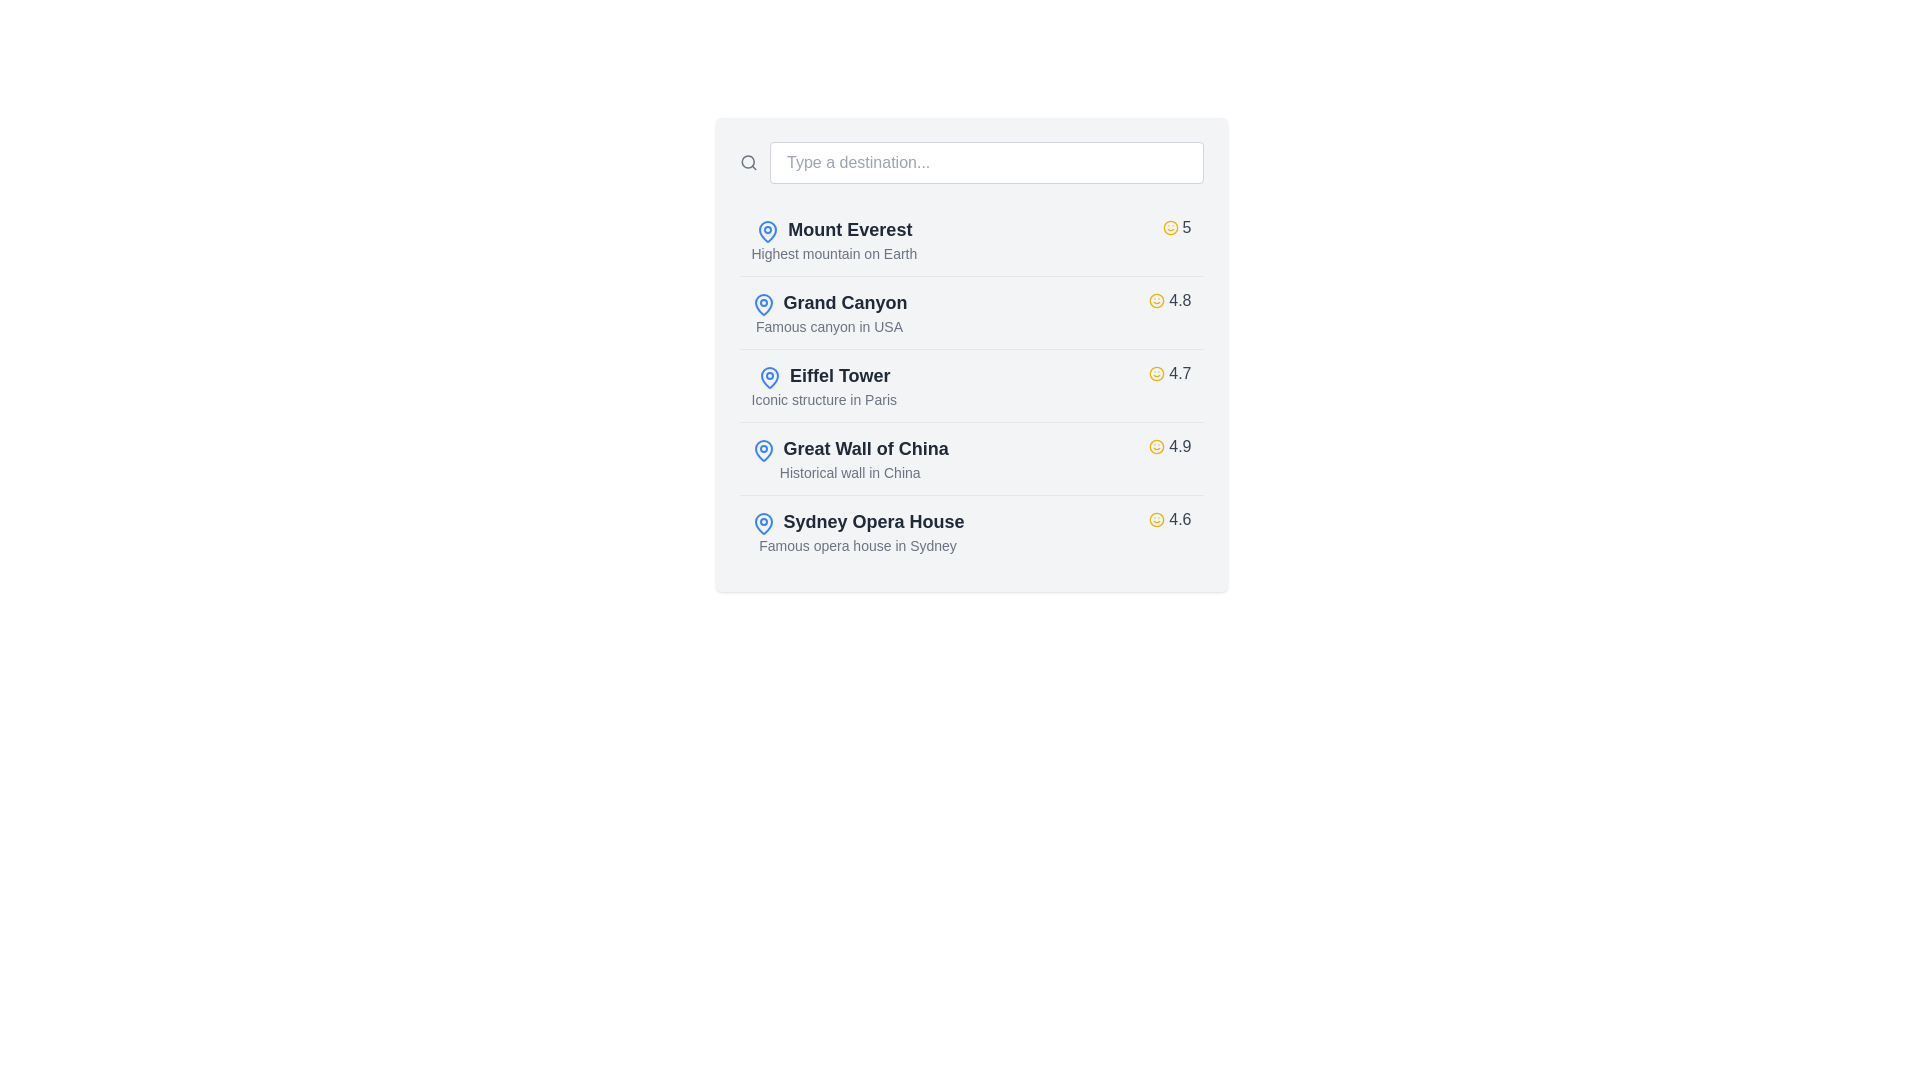  What do you see at coordinates (971, 530) in the screenshot?
I see `the fifth list item representing 'Sydney Opera House'` at bounding box center [971, 530].